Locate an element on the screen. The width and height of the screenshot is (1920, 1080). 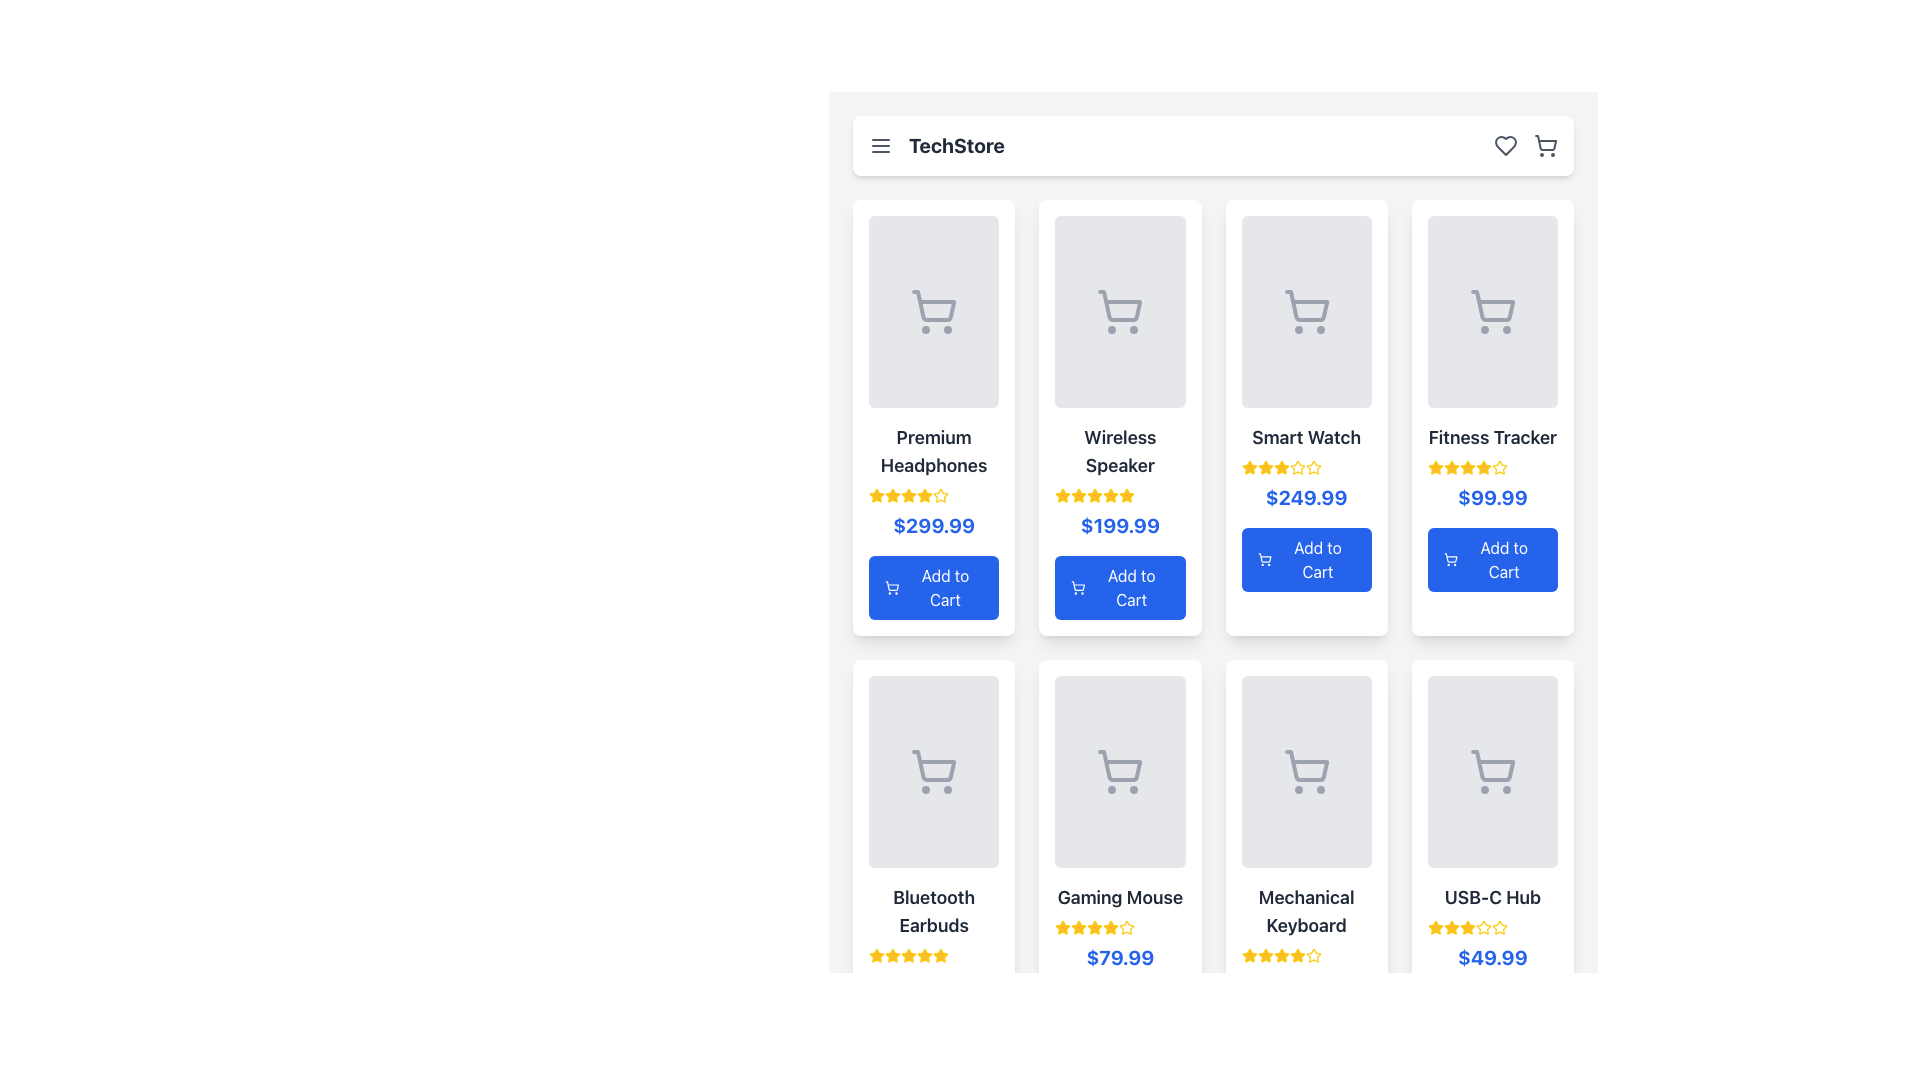
the third star icon in the rating section of the 'Premium Headphones' product card to visually indicate the user's rating is located at coordinates (907, 495).